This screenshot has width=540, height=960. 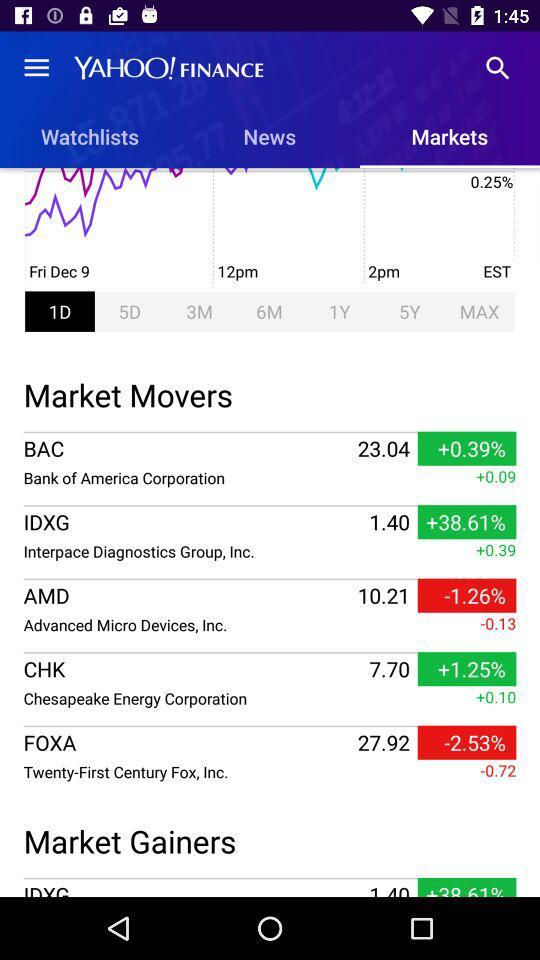 I want to click on the item below +0.10 icon, so click(x=467, y=741).